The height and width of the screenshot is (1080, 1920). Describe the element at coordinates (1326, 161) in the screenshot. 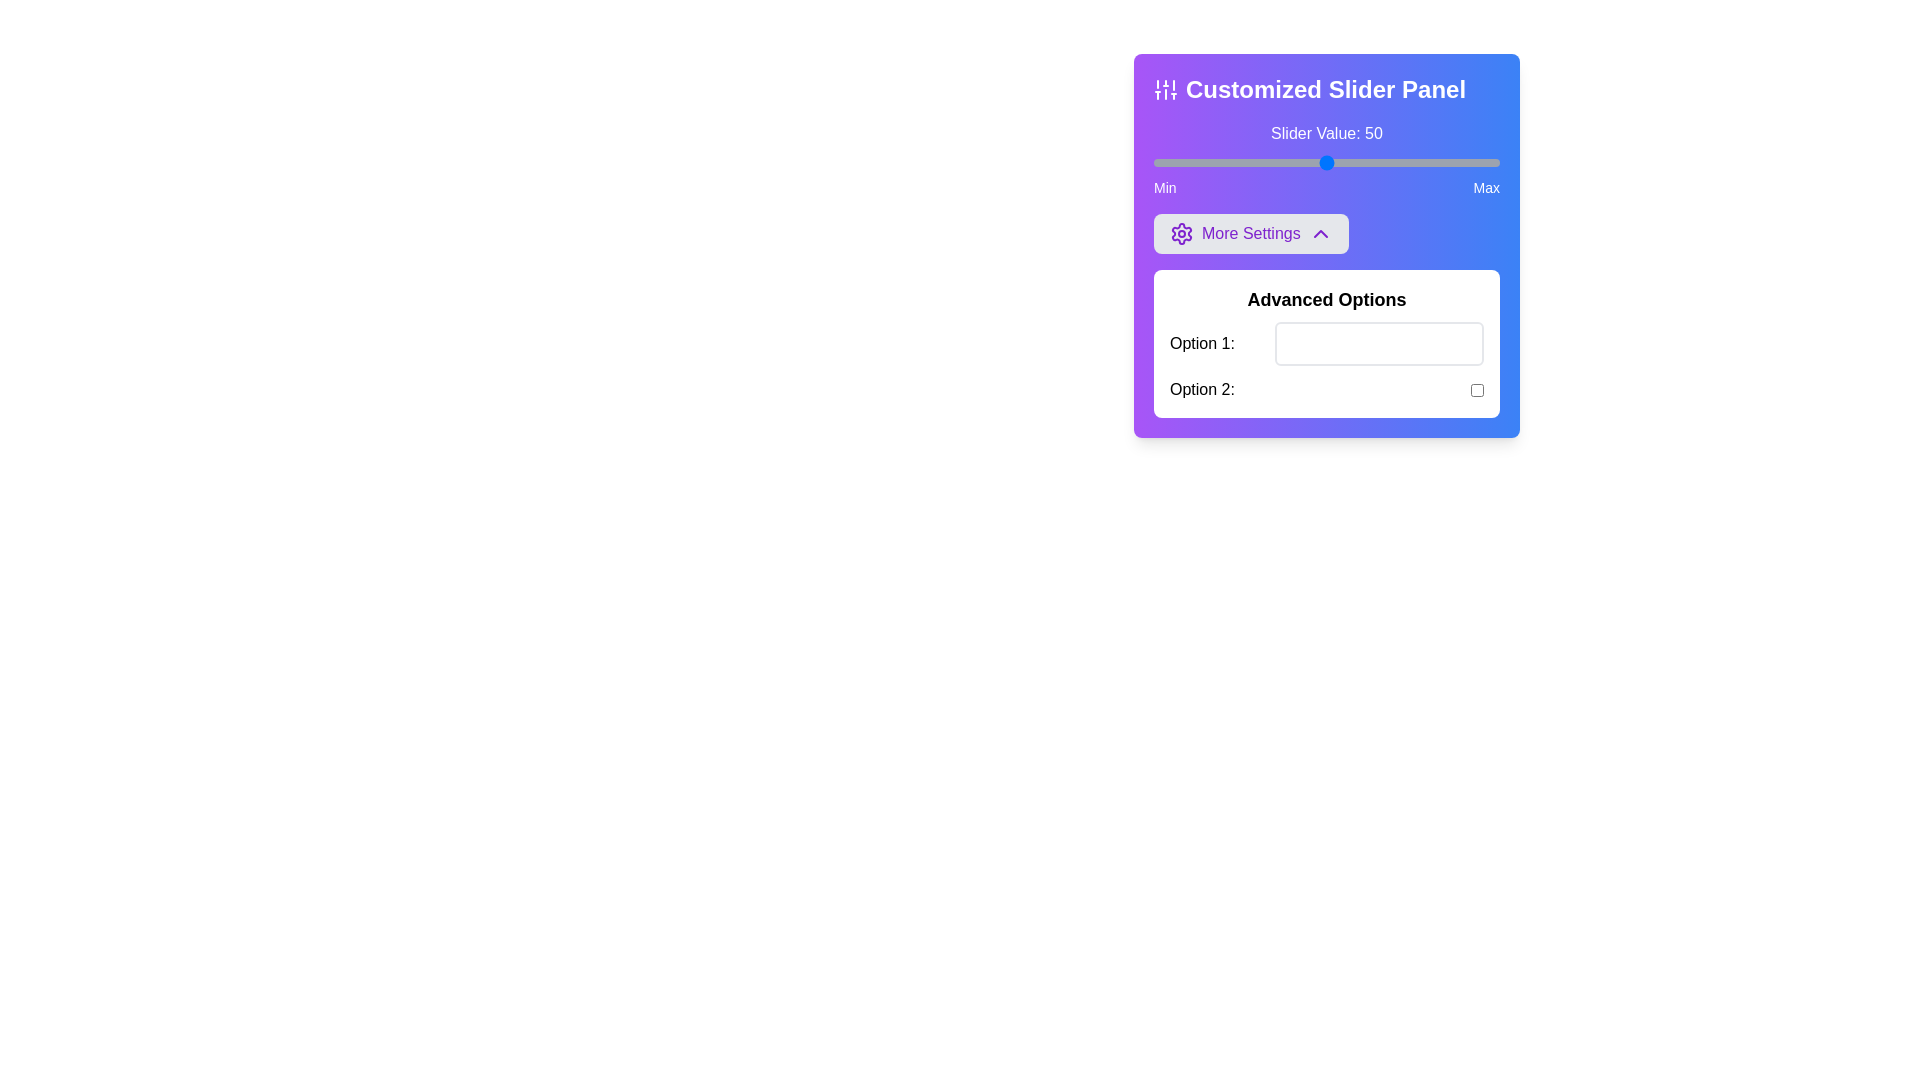

I see `the slider component located between the 'Slider Value: 50' label and the 'Min' and 'Max' labels, then use the keyboard arrows to modify its value incrementally` at that location.